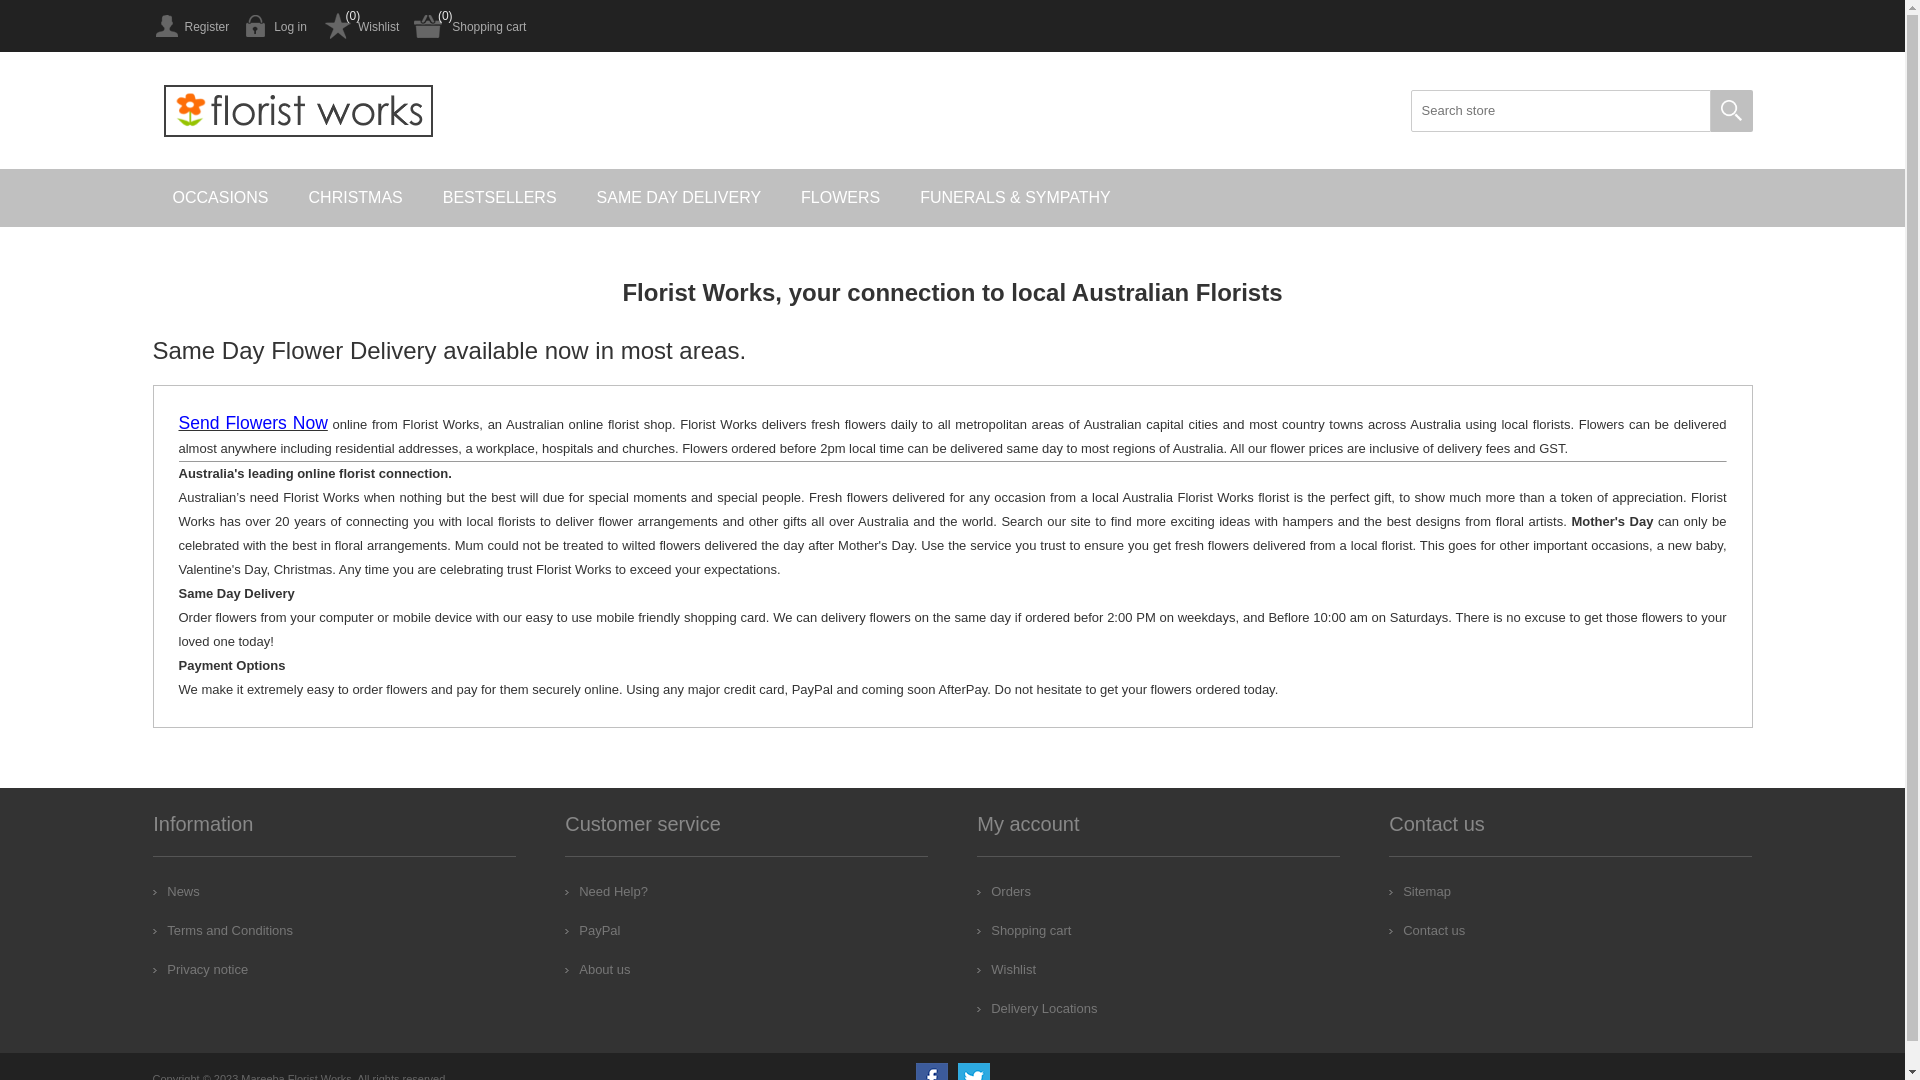 The image size is (1920, 1080). Describe the element at coordinates (176, 890) in the screenshot. I see `'News'` at that location.